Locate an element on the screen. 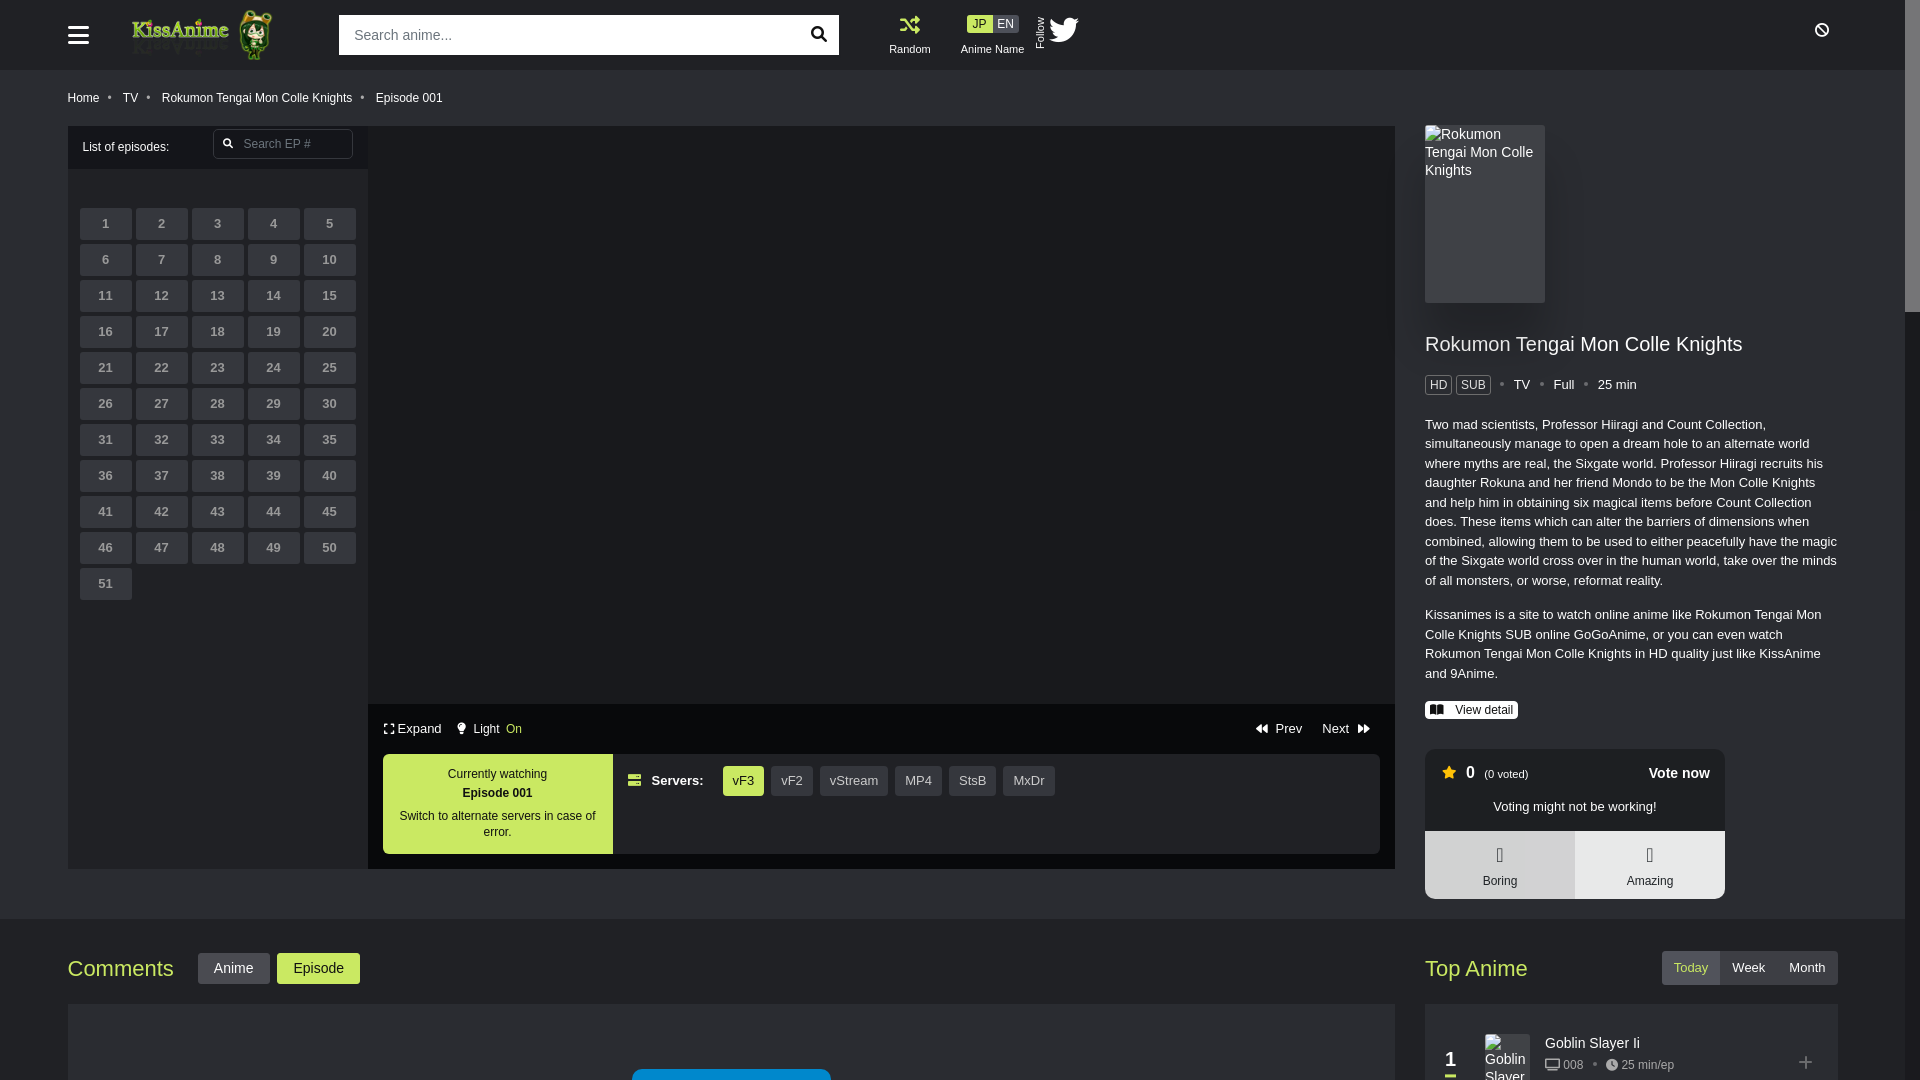 This screenshot has height=1080, width=1920. '21' is located at coordinates (104, 367).